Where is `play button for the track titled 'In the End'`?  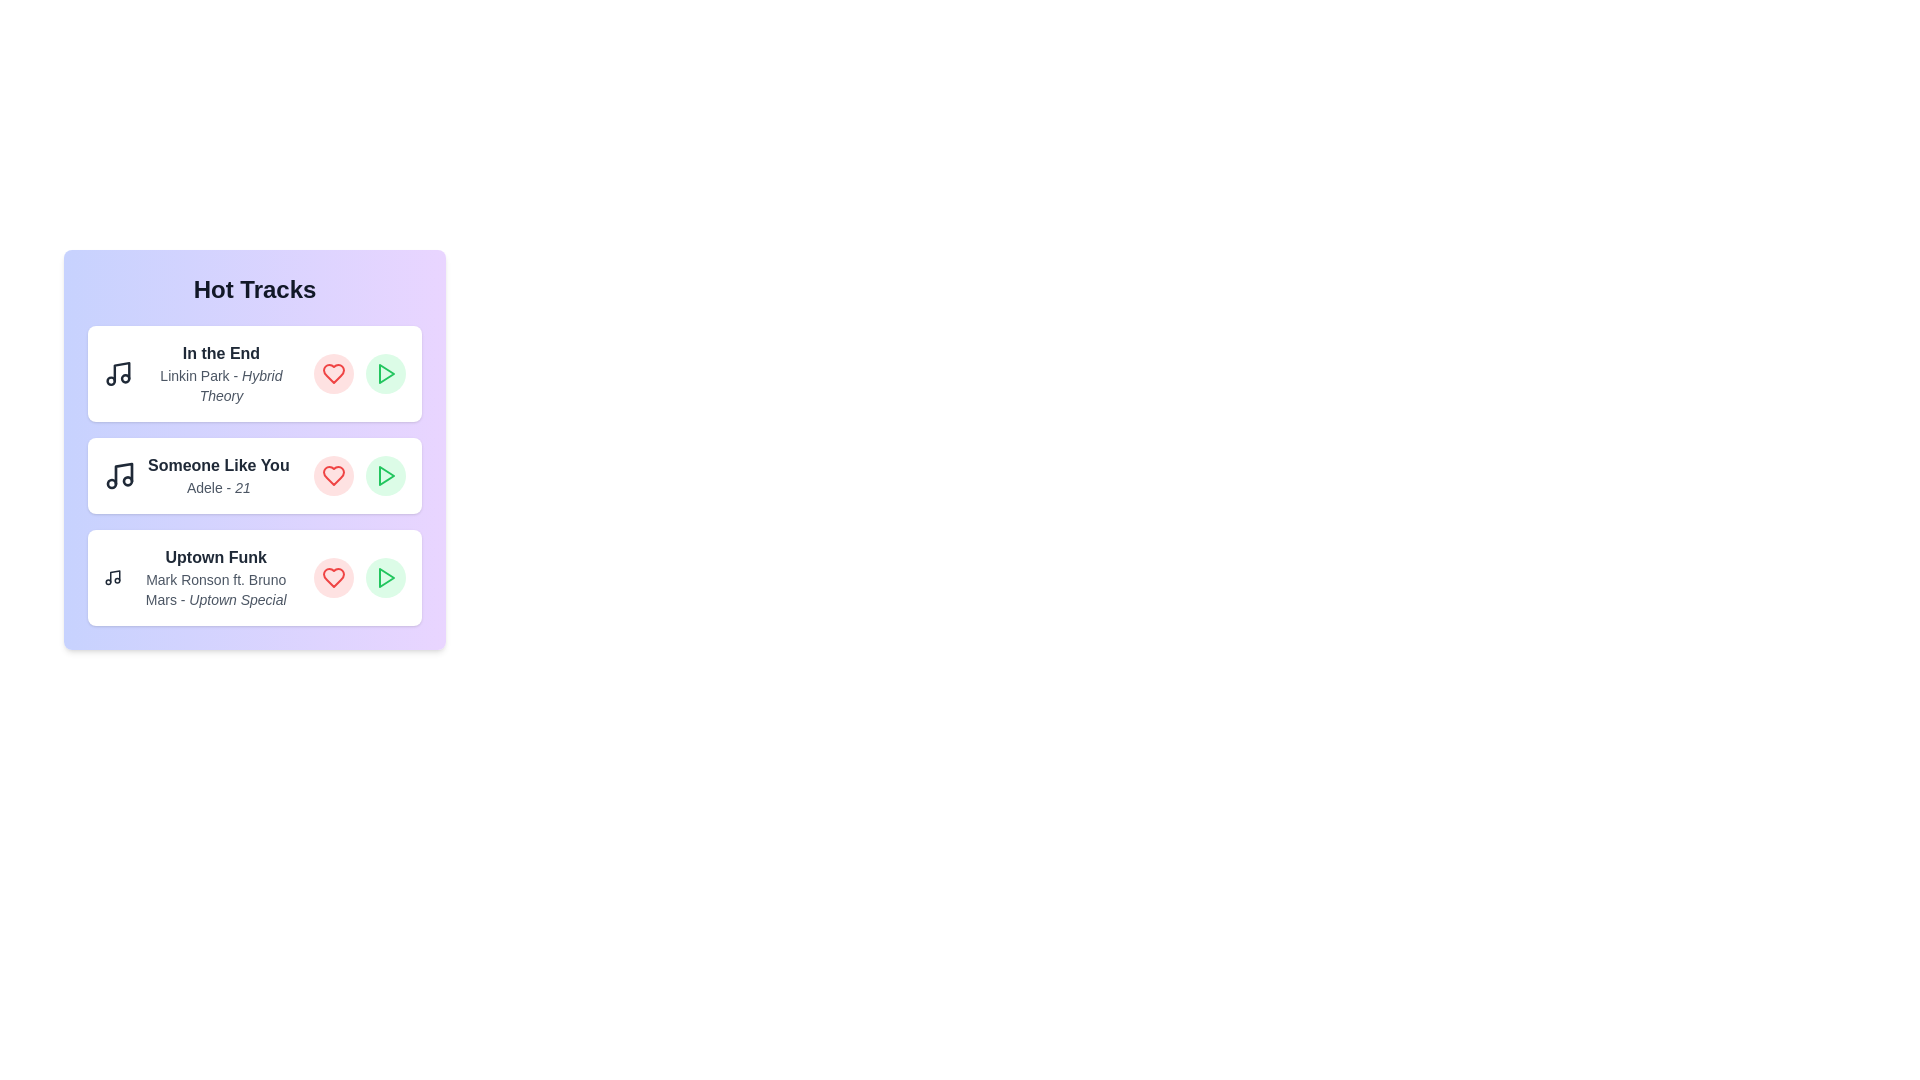
play button for the track titled 'In the End' is located at coordinates (385, 374).